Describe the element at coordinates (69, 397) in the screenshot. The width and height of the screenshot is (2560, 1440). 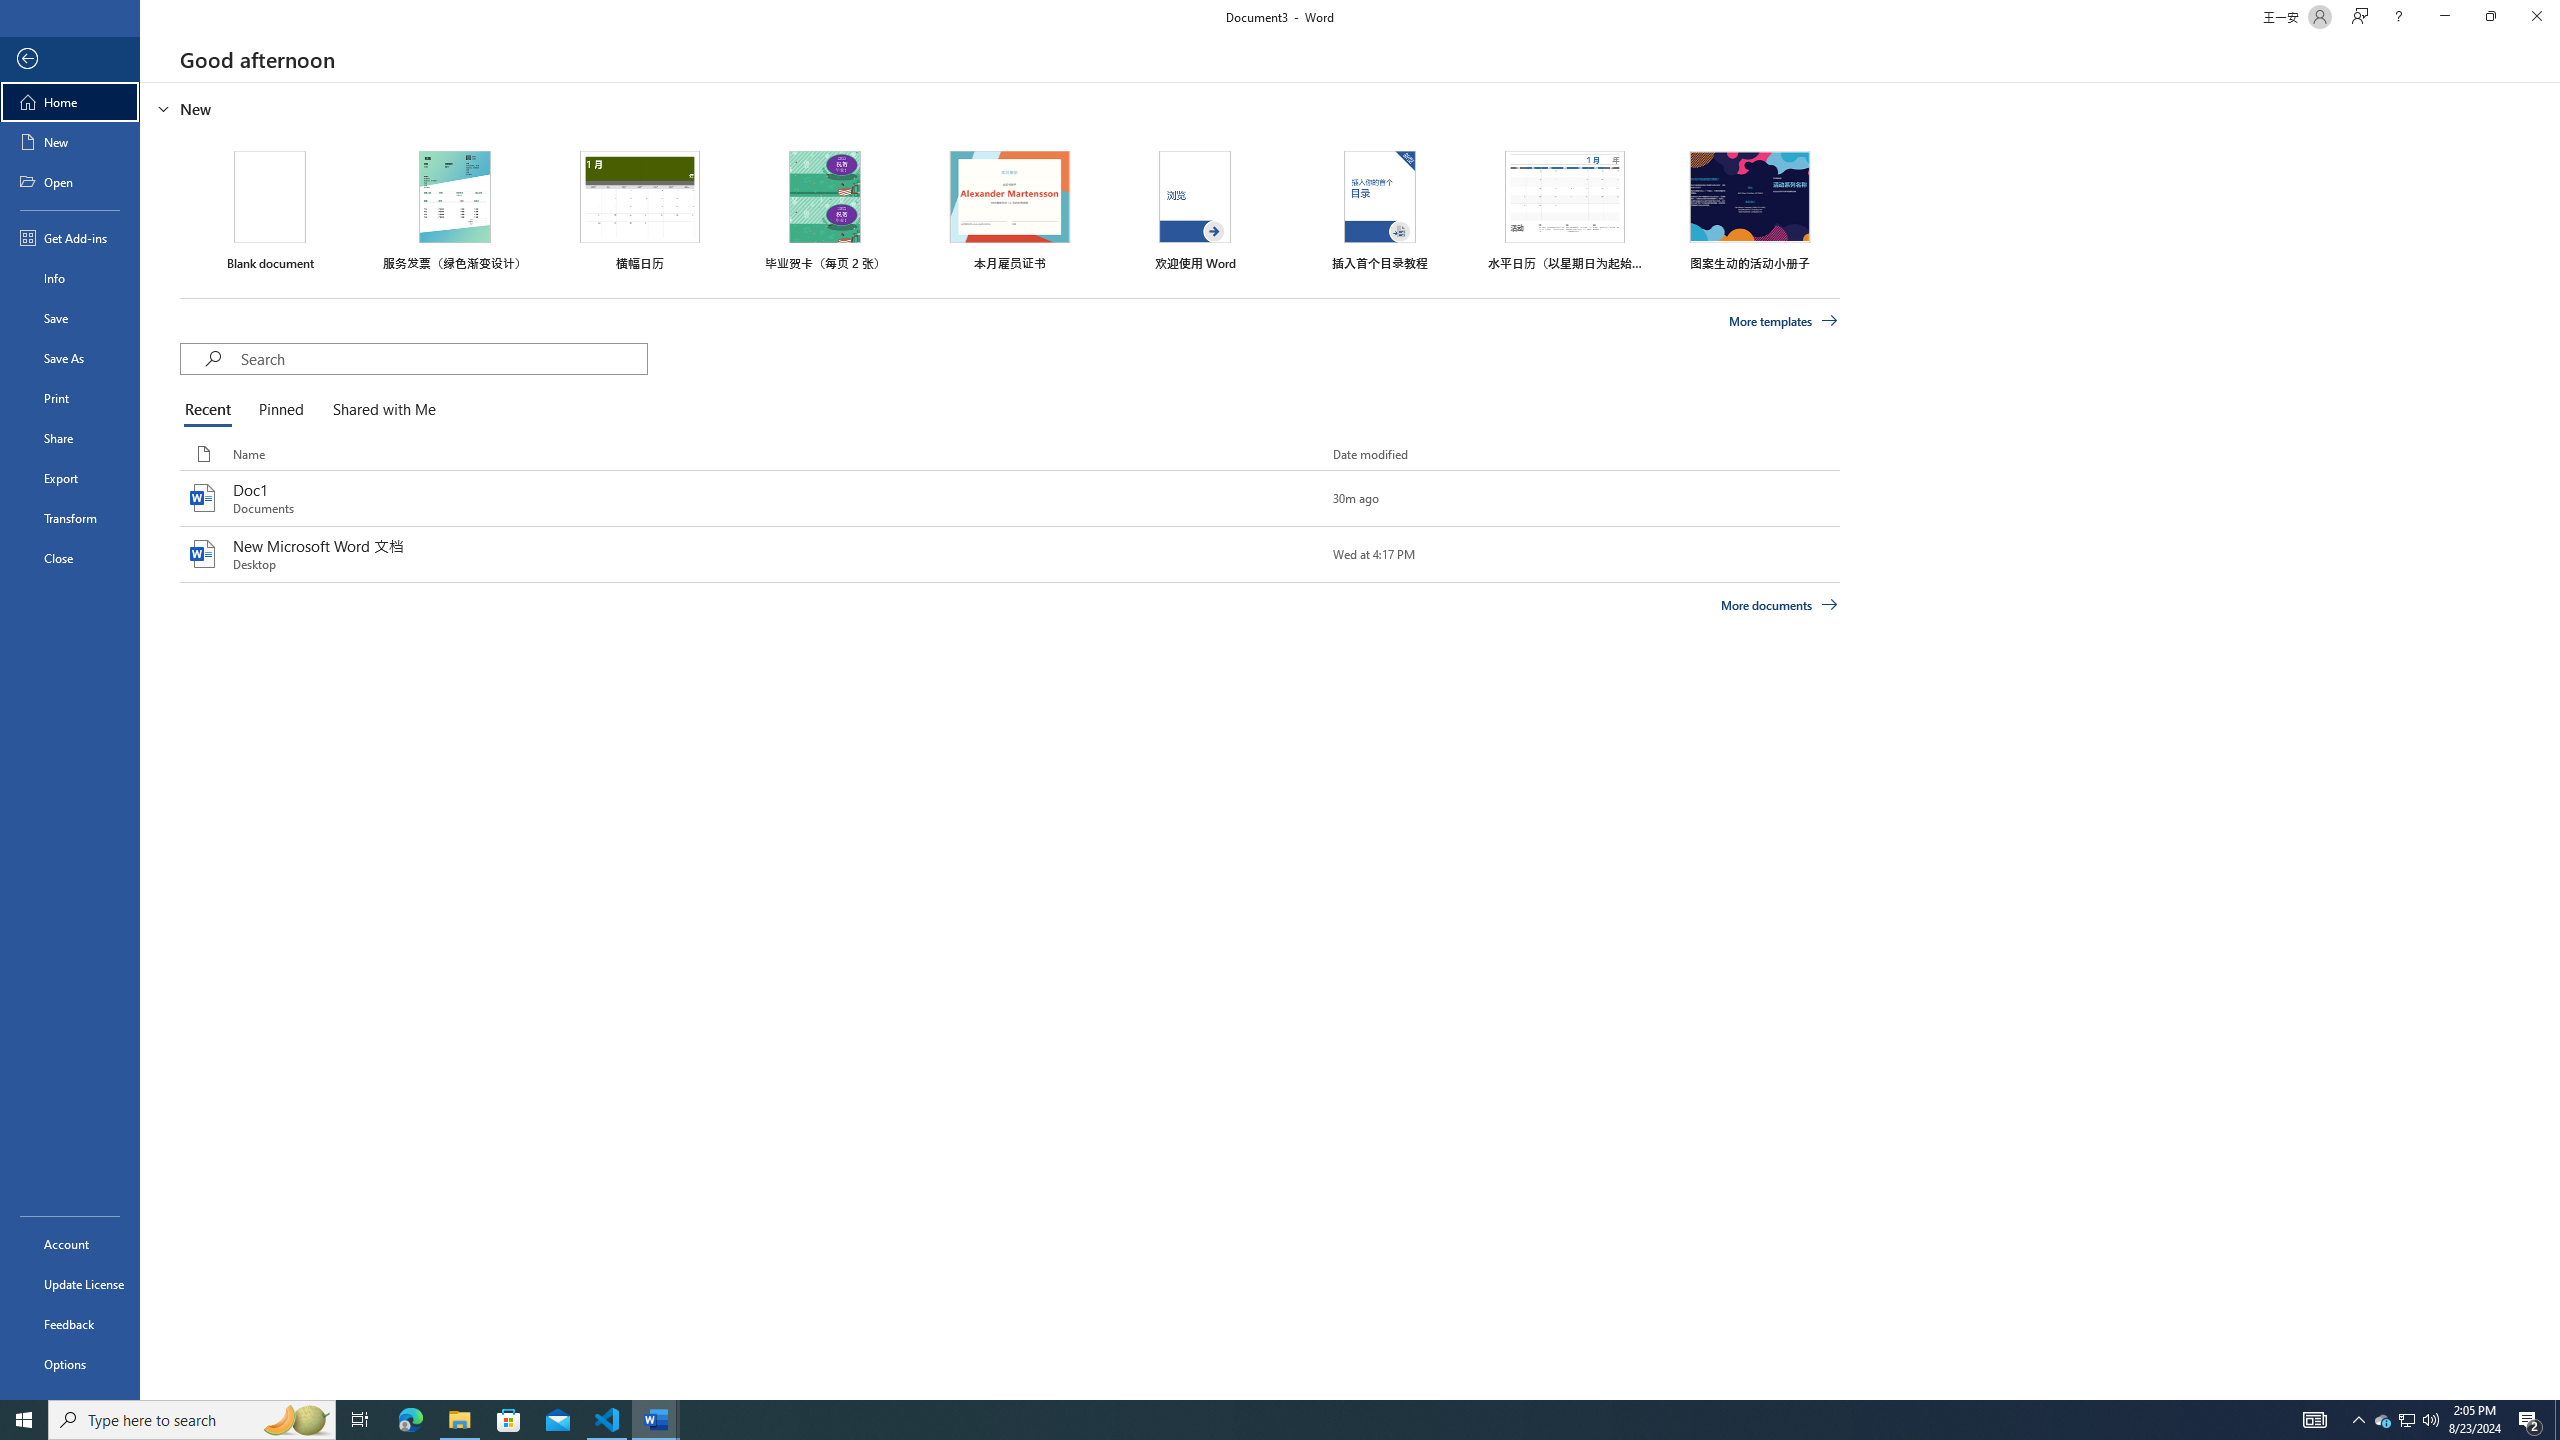
I see `'Print'` at that location.